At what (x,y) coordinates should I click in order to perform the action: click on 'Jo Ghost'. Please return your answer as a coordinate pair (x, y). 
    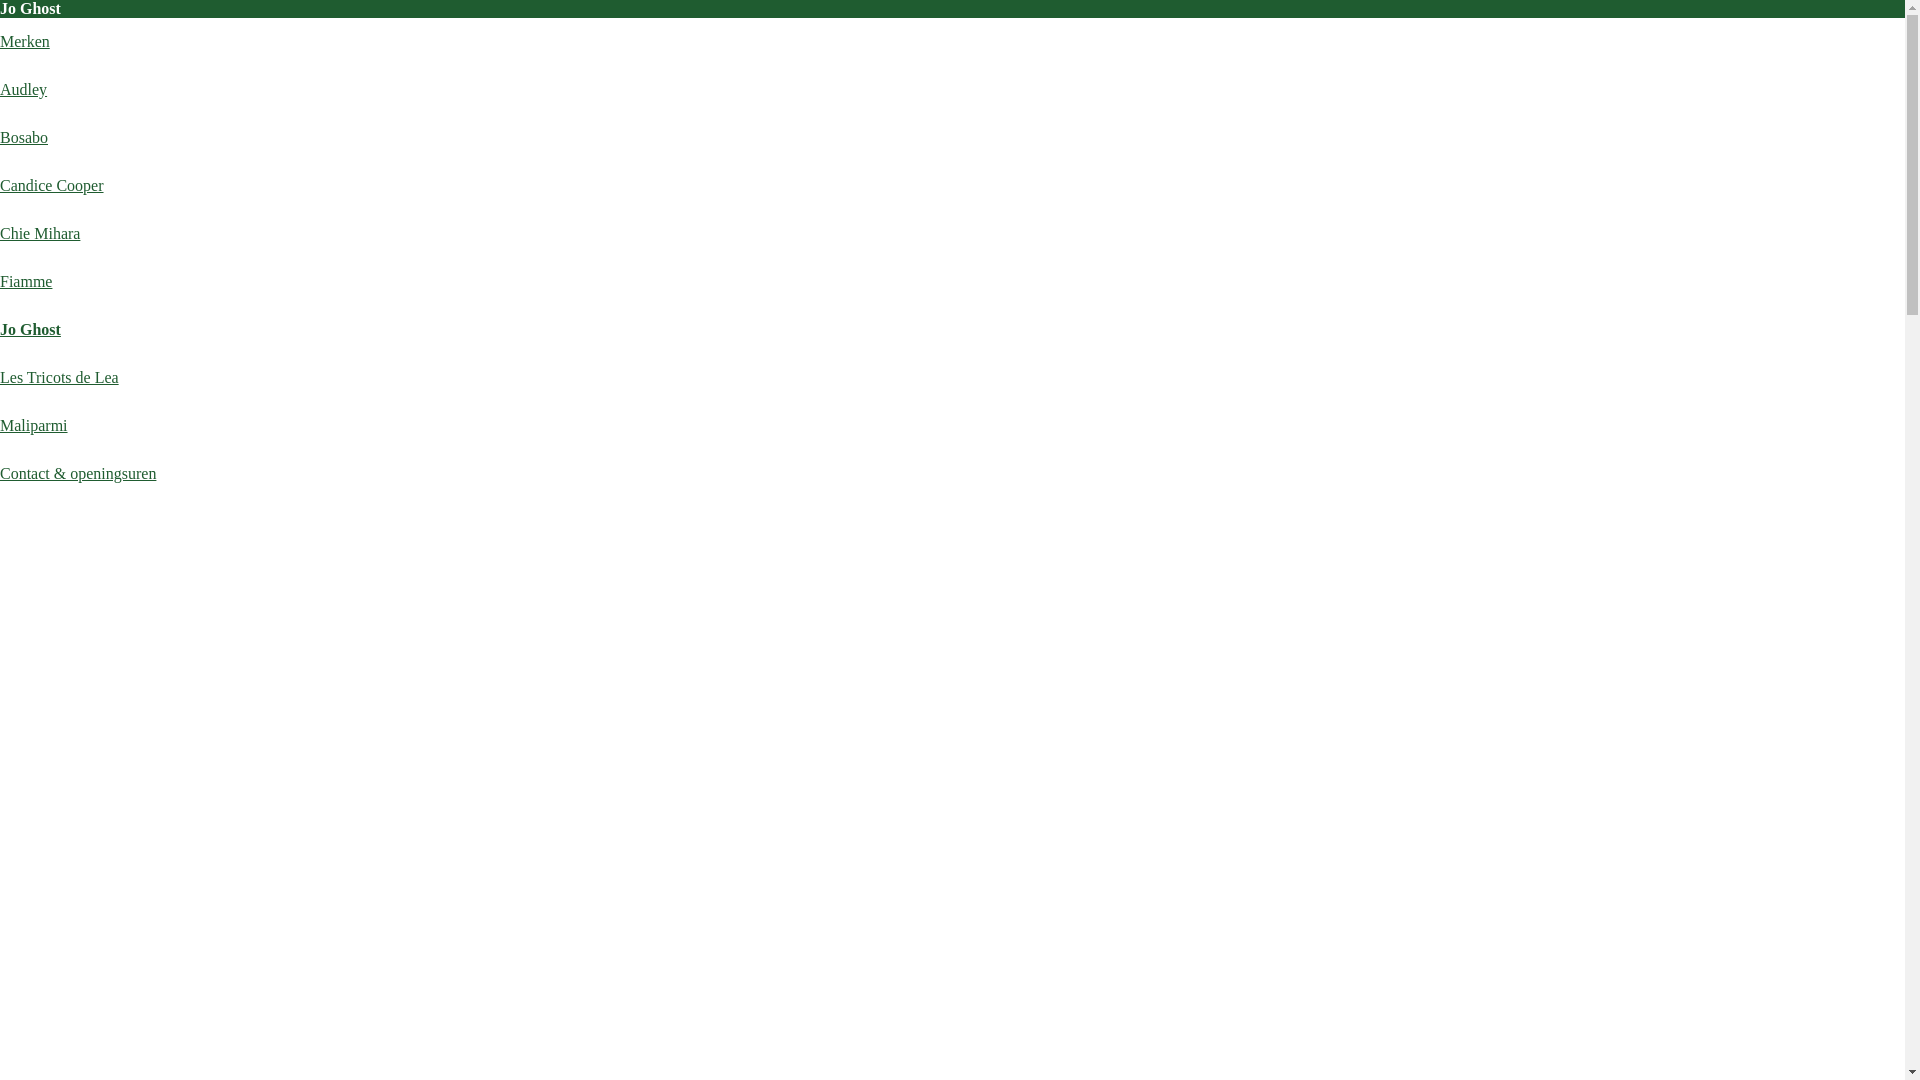
    Looking at the image, I should click on (30, 328).